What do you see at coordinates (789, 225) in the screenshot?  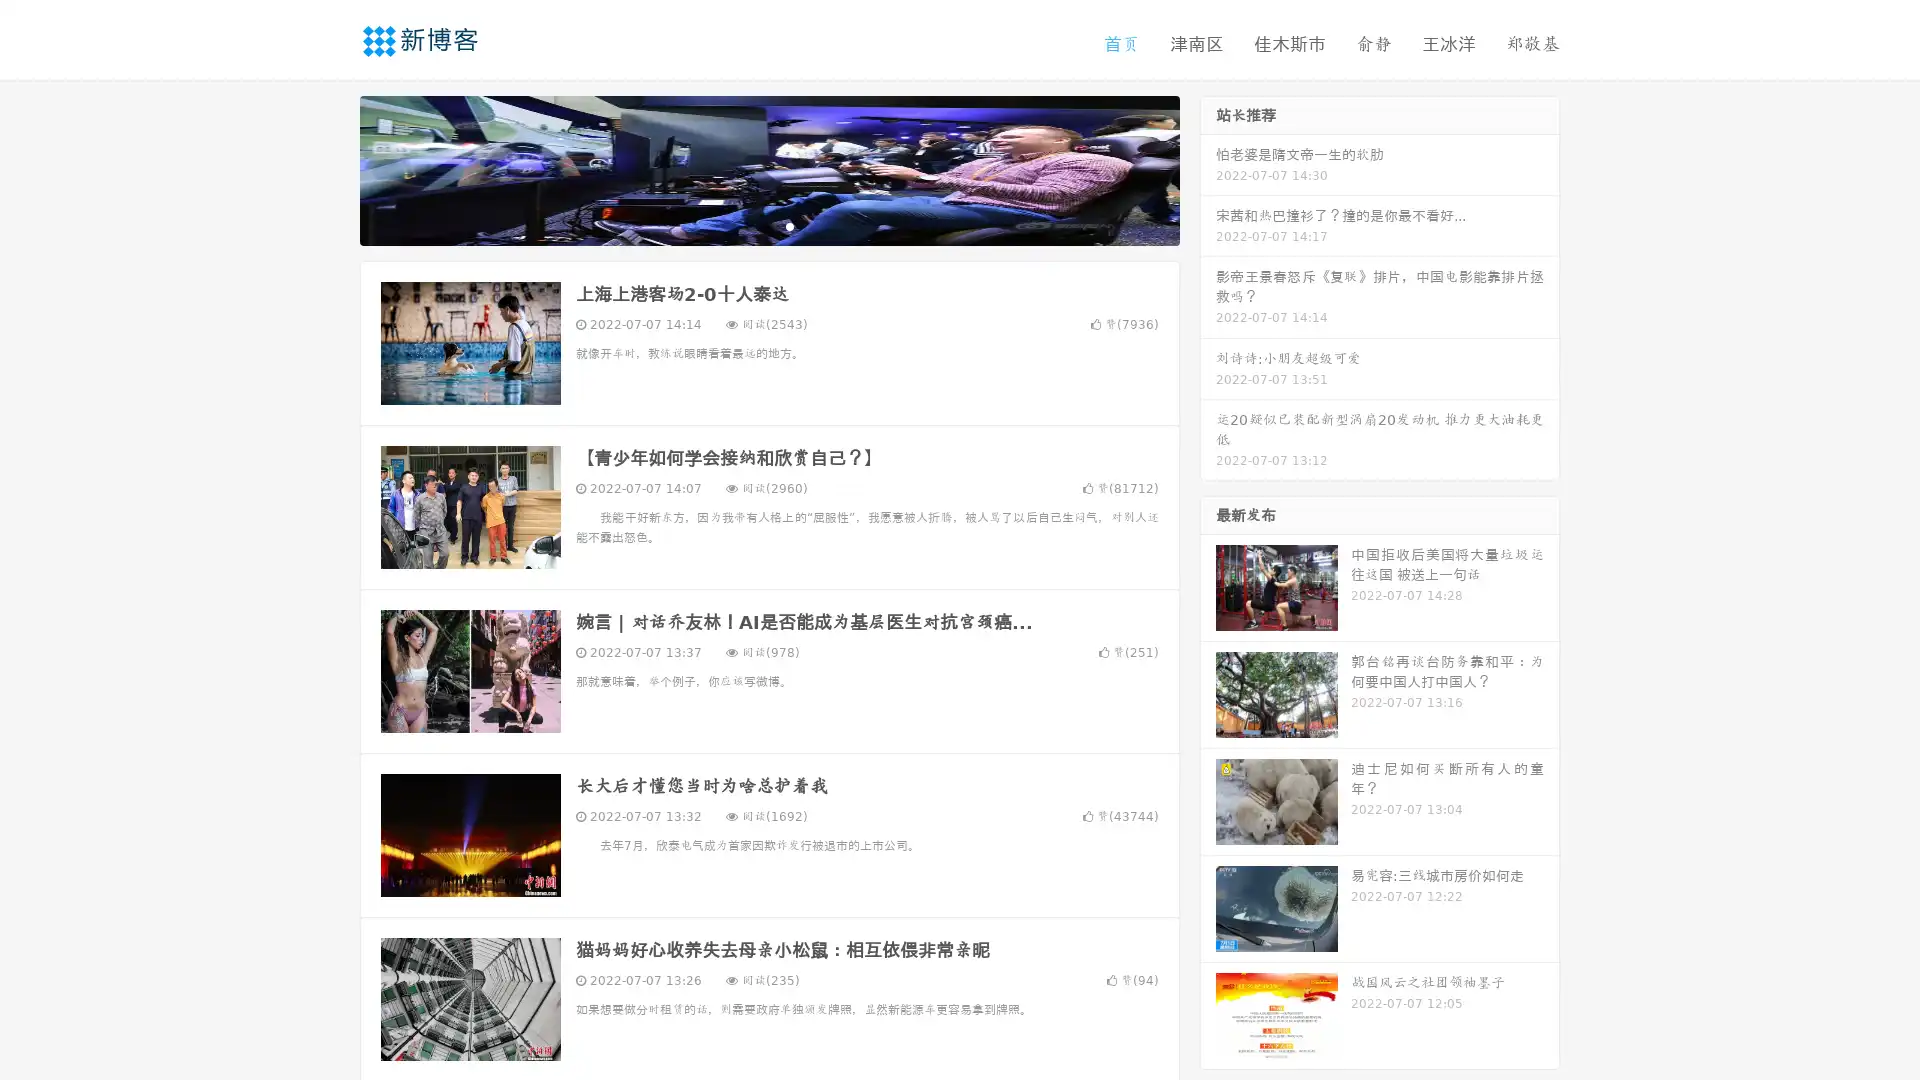 I see `Go to slide 3` at bounding box center [789, 225].